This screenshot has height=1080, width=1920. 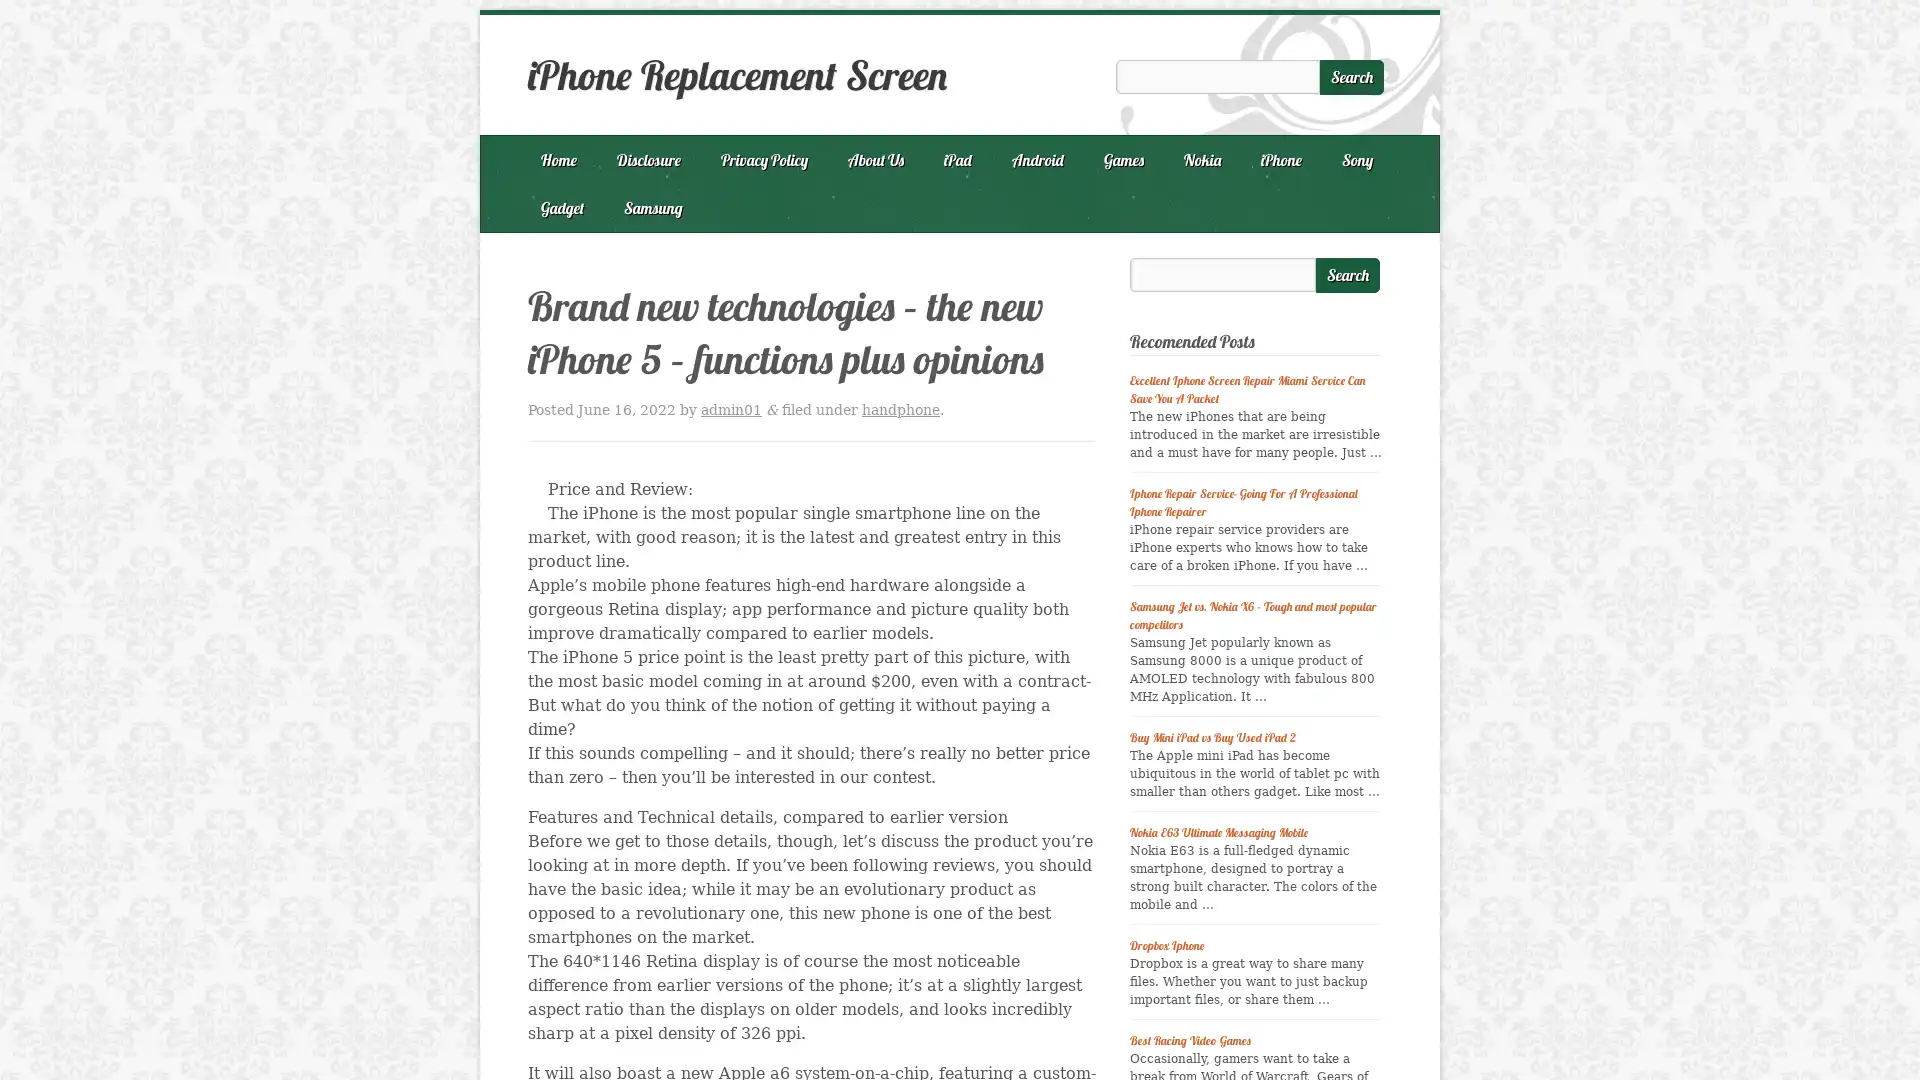 I want to click on Search, so click(x=1352, y=76).